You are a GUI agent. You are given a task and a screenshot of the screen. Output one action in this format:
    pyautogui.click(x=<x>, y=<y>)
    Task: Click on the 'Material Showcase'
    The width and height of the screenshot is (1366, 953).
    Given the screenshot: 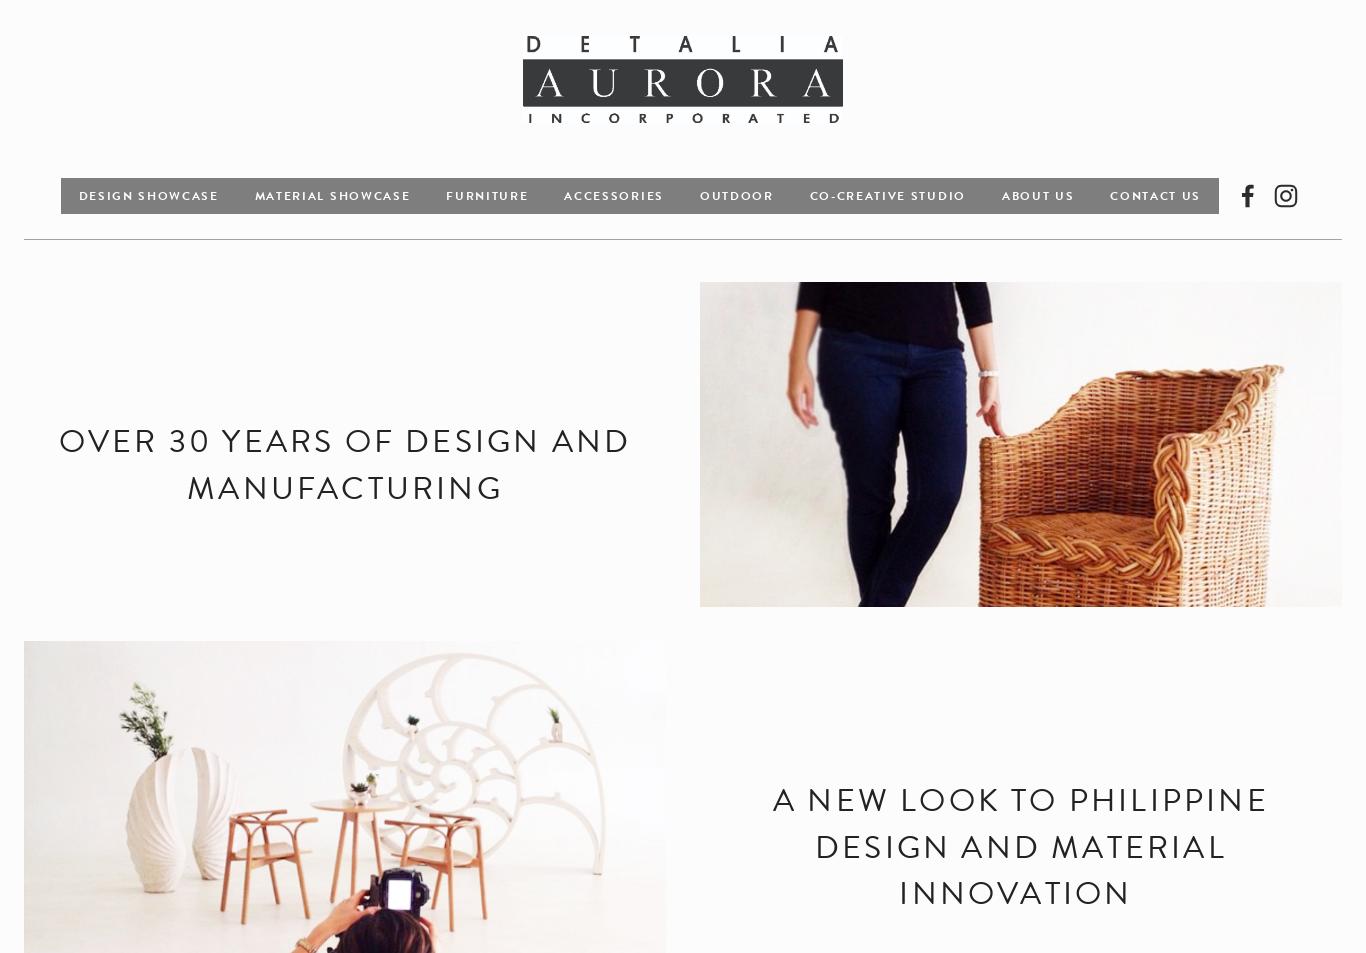 What is the action you would take?
    pyautogui.click(x=331, y=193)
    